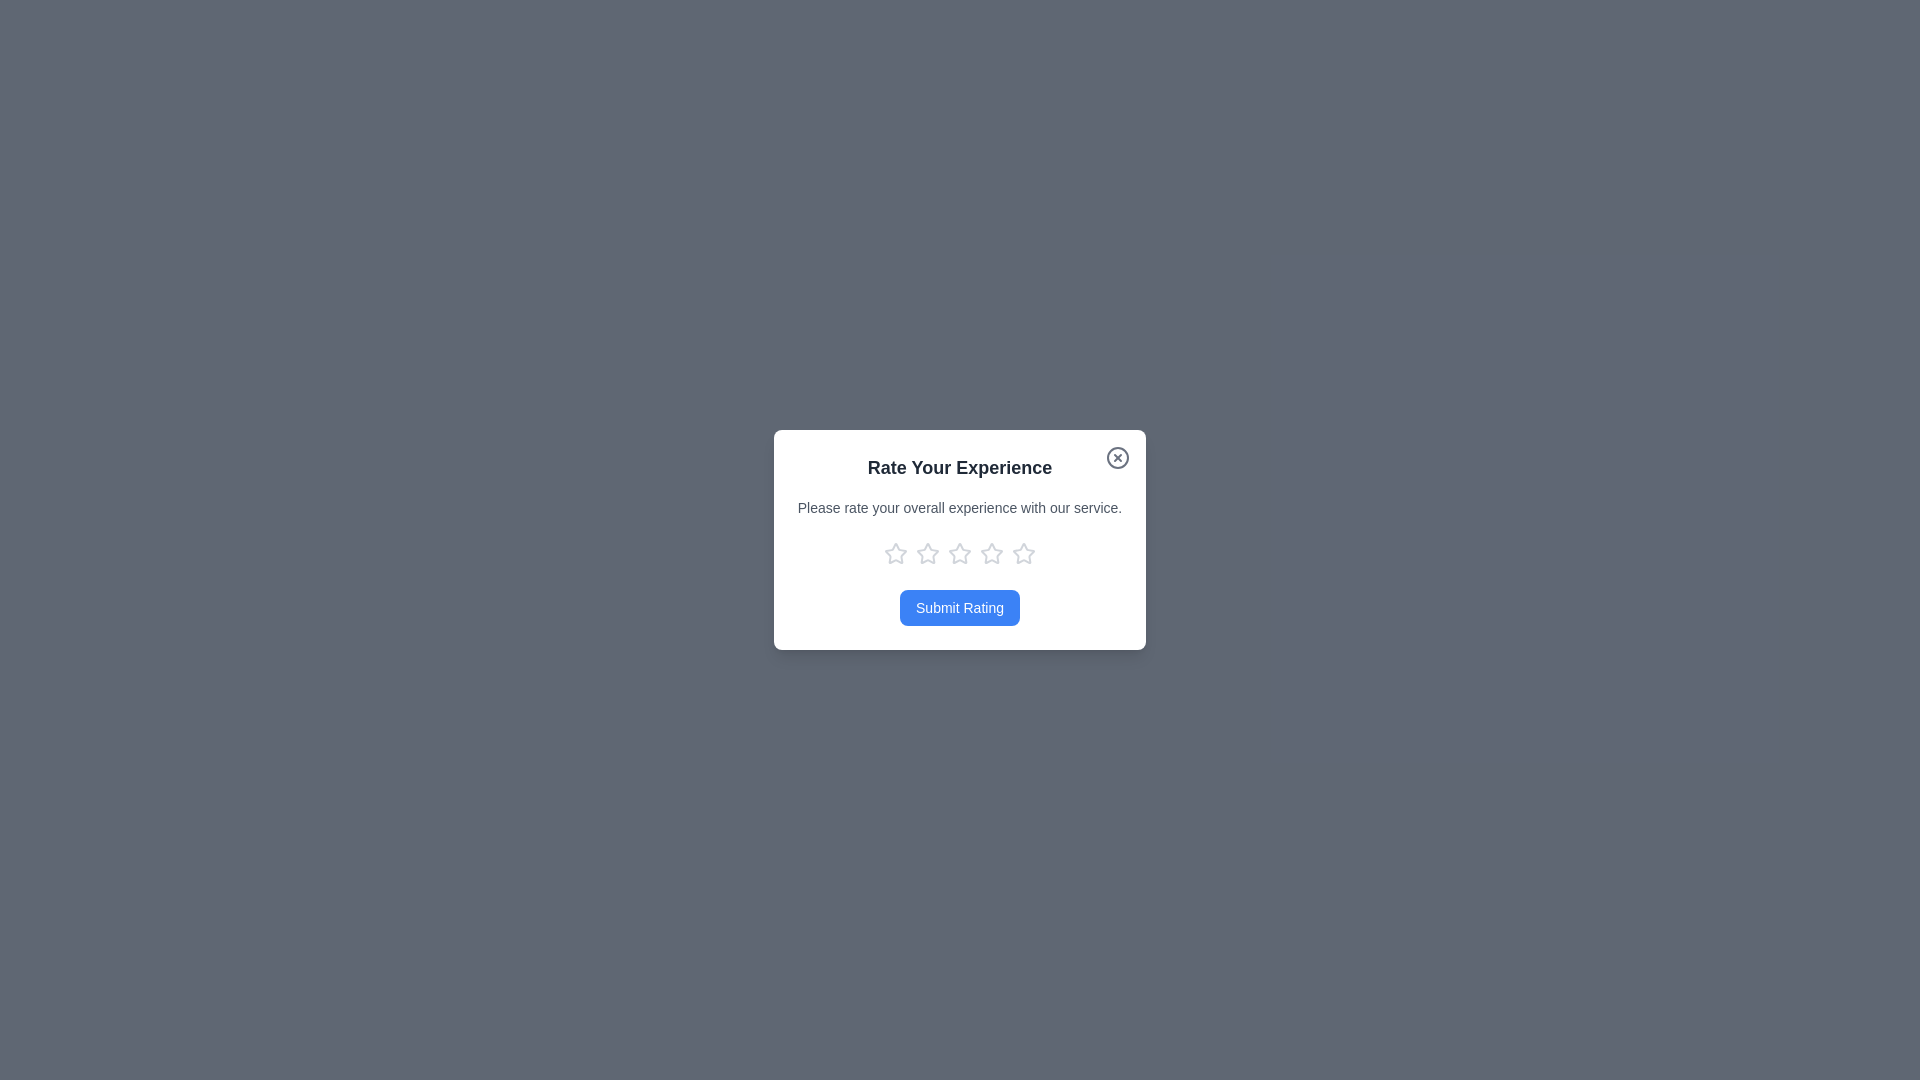  I want to click on the close button to close the dialog, so click(1117, 458).